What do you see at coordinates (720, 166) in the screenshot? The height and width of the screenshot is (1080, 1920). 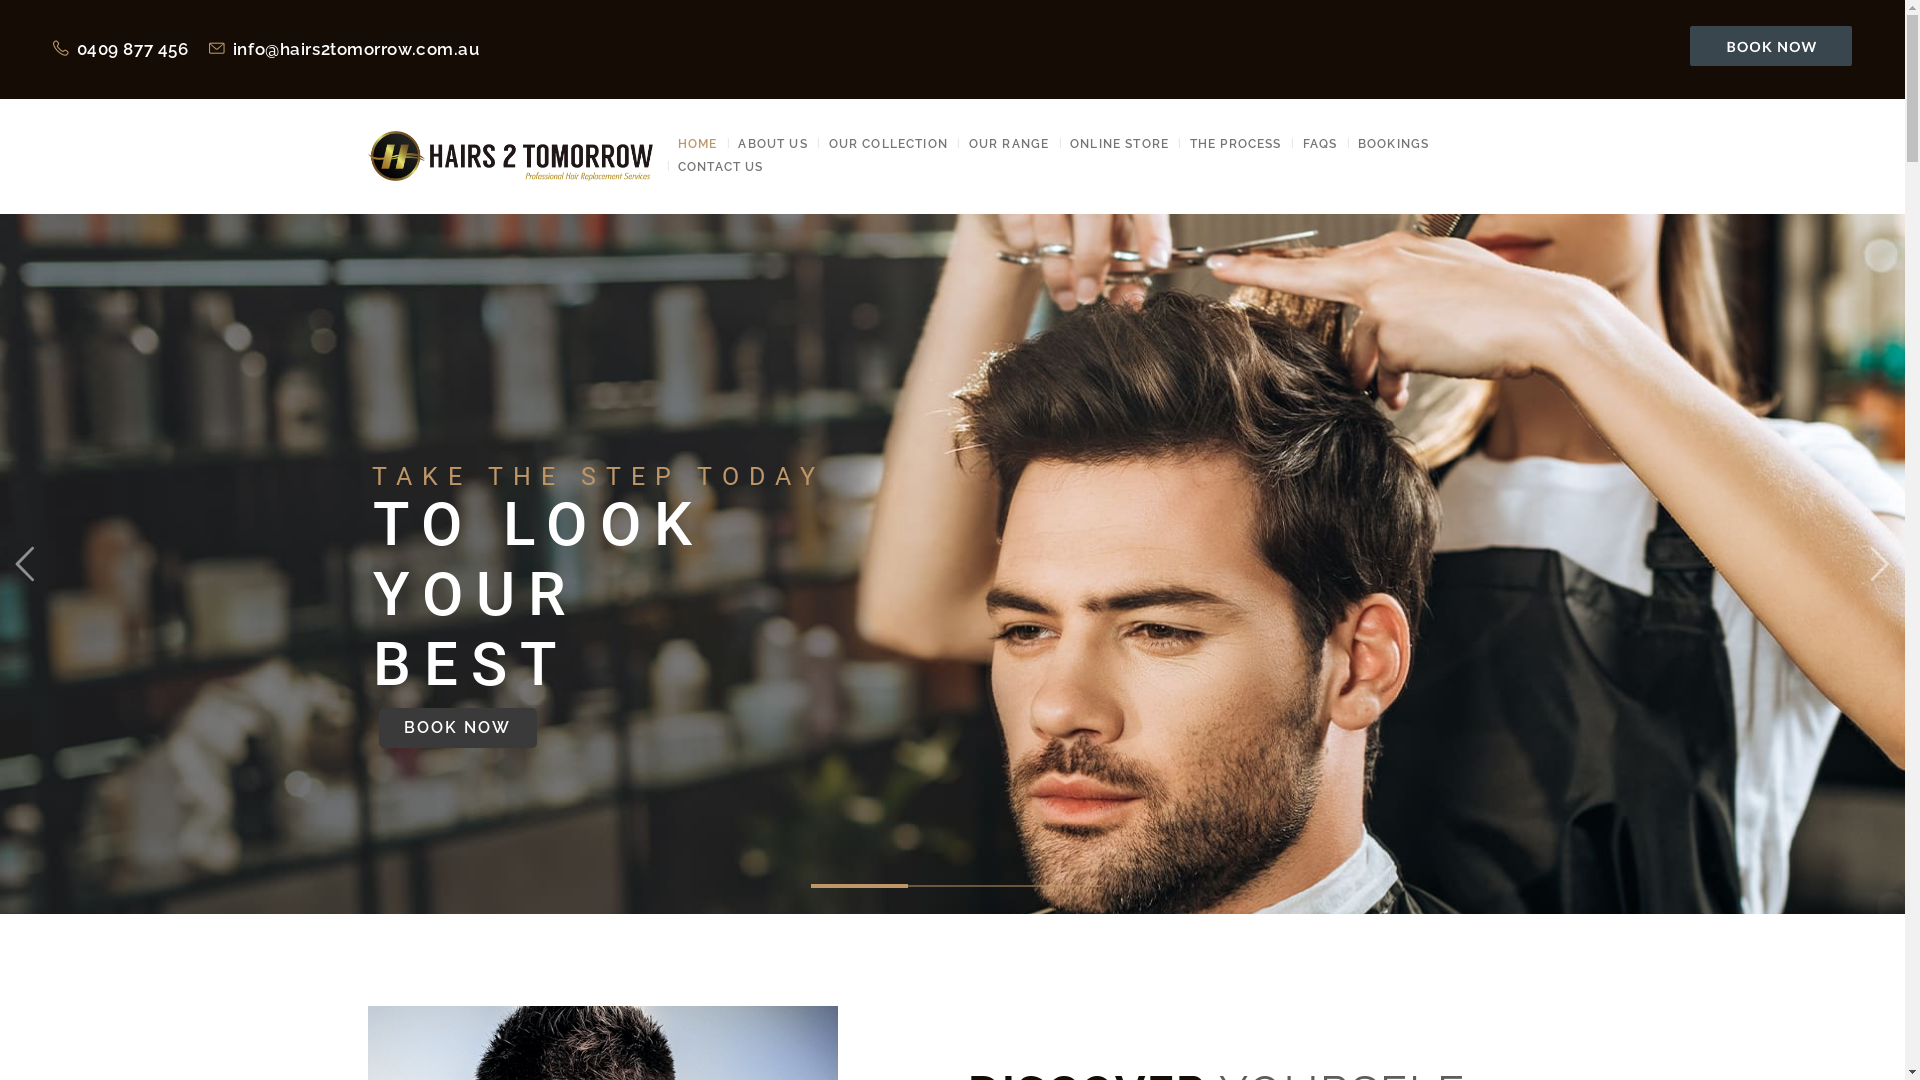 I see `'CONTACT US'` at bounding box center [720, 166].